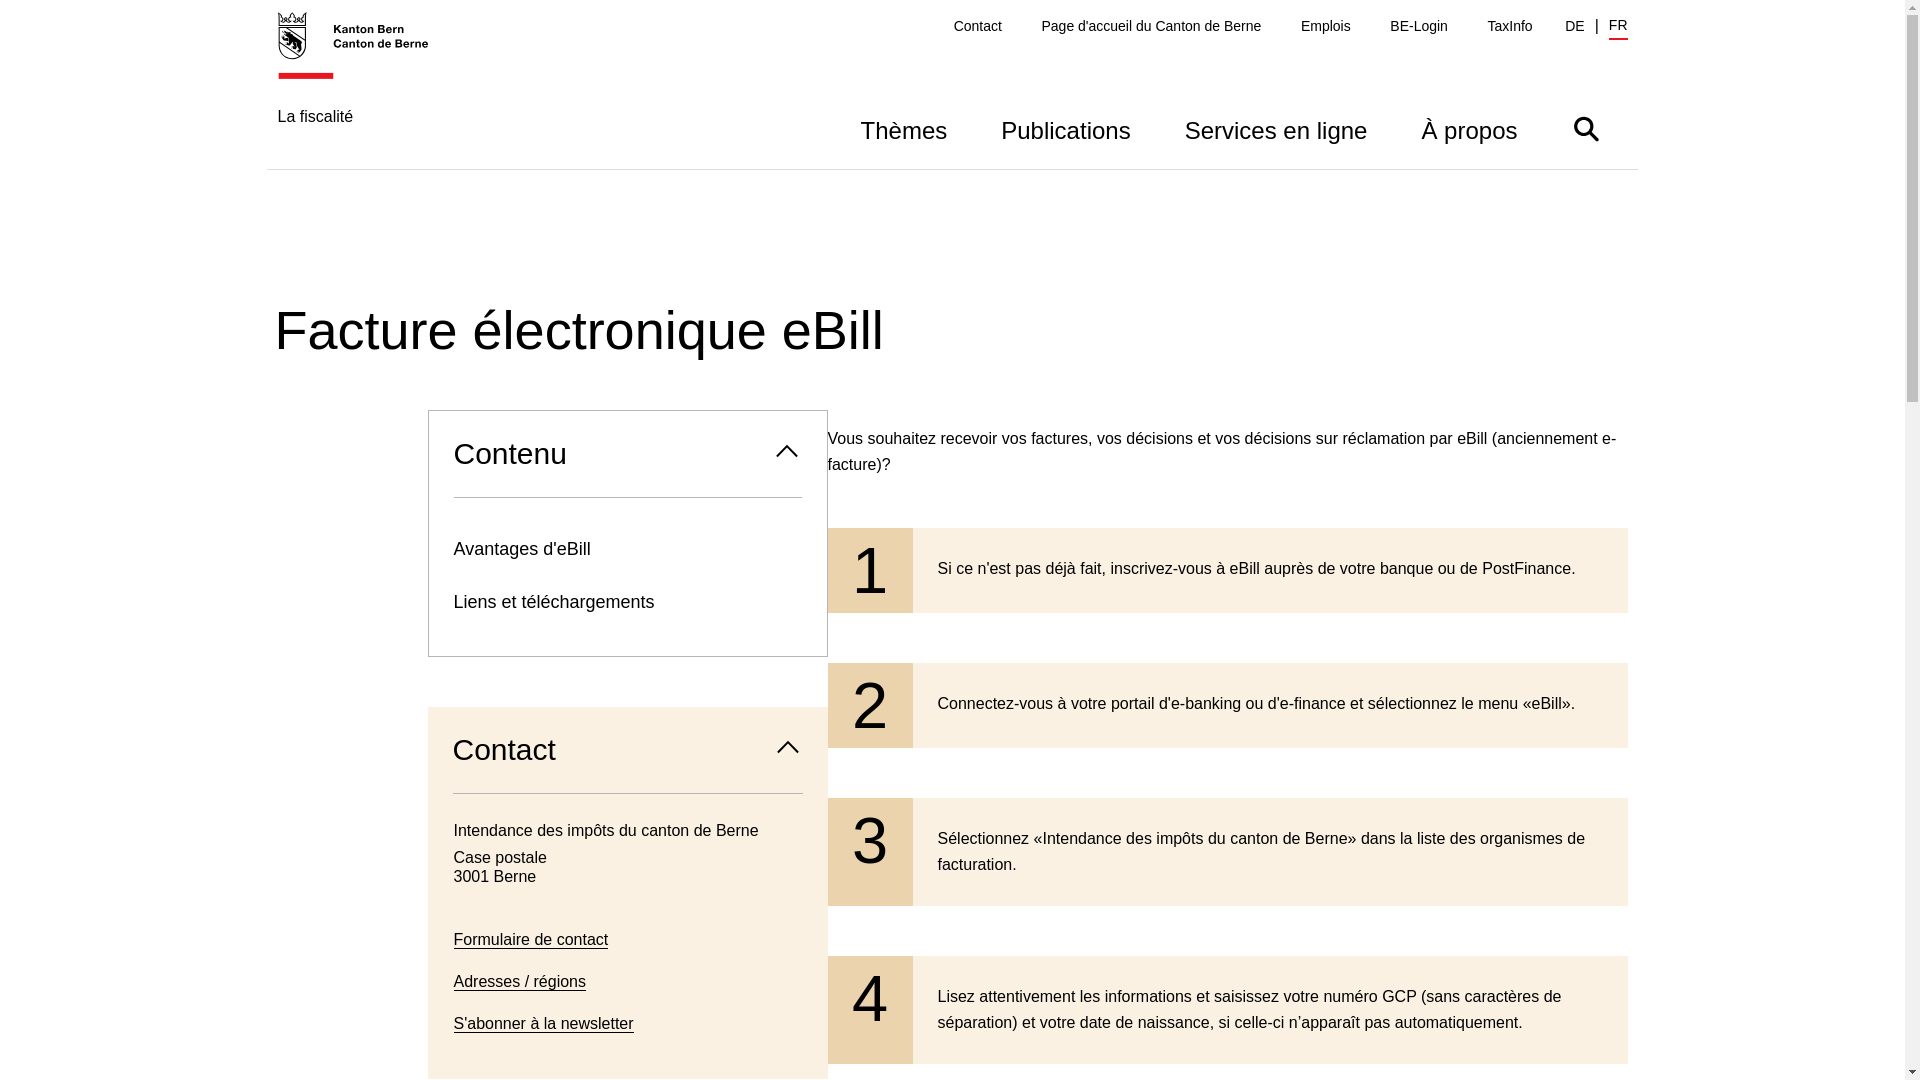 The width and height of the screenshot is (1920, 1080). What do you see at coordinates (978, 26) in the screenshot?
I see `'Contact'` at bounding box center [978, 26].